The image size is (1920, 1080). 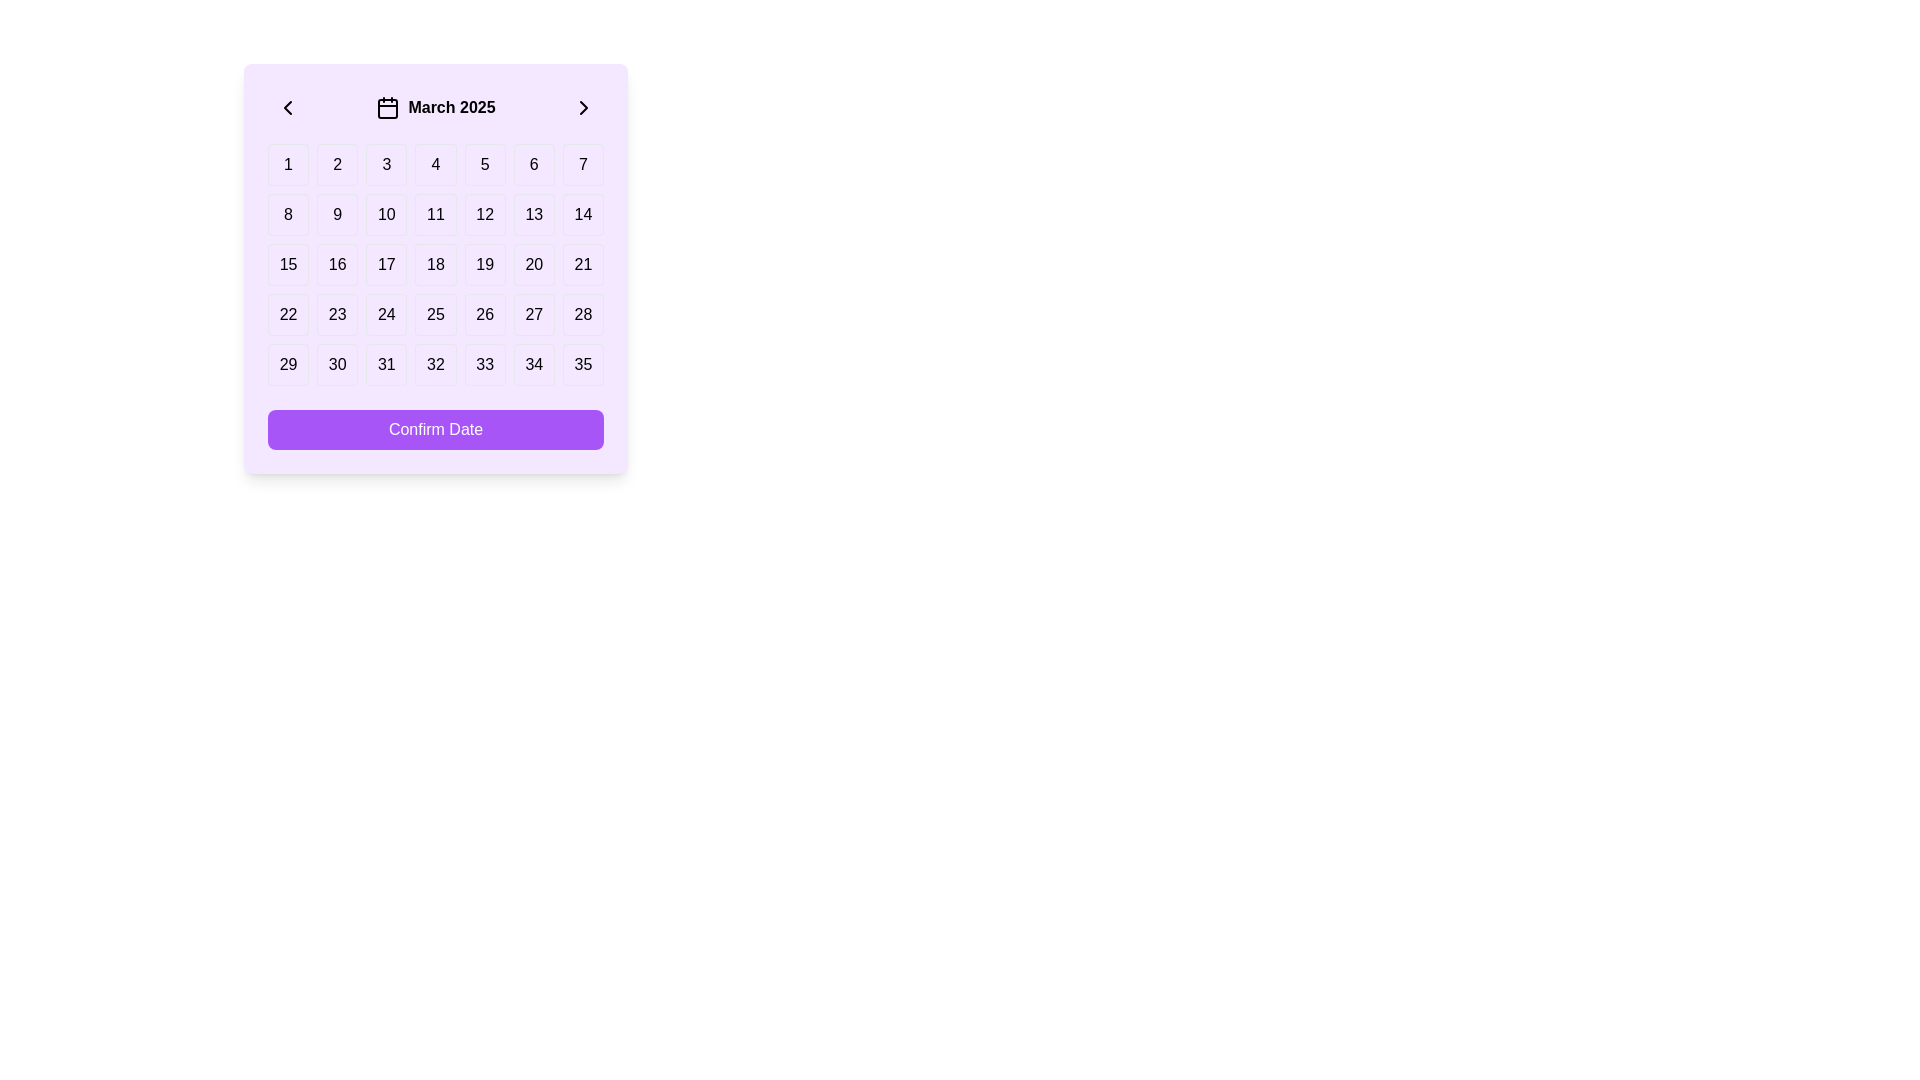 I want to click on the date selection button for '12', which is the sixth button in the second row of a grid layout, so click(x=485, y=215).